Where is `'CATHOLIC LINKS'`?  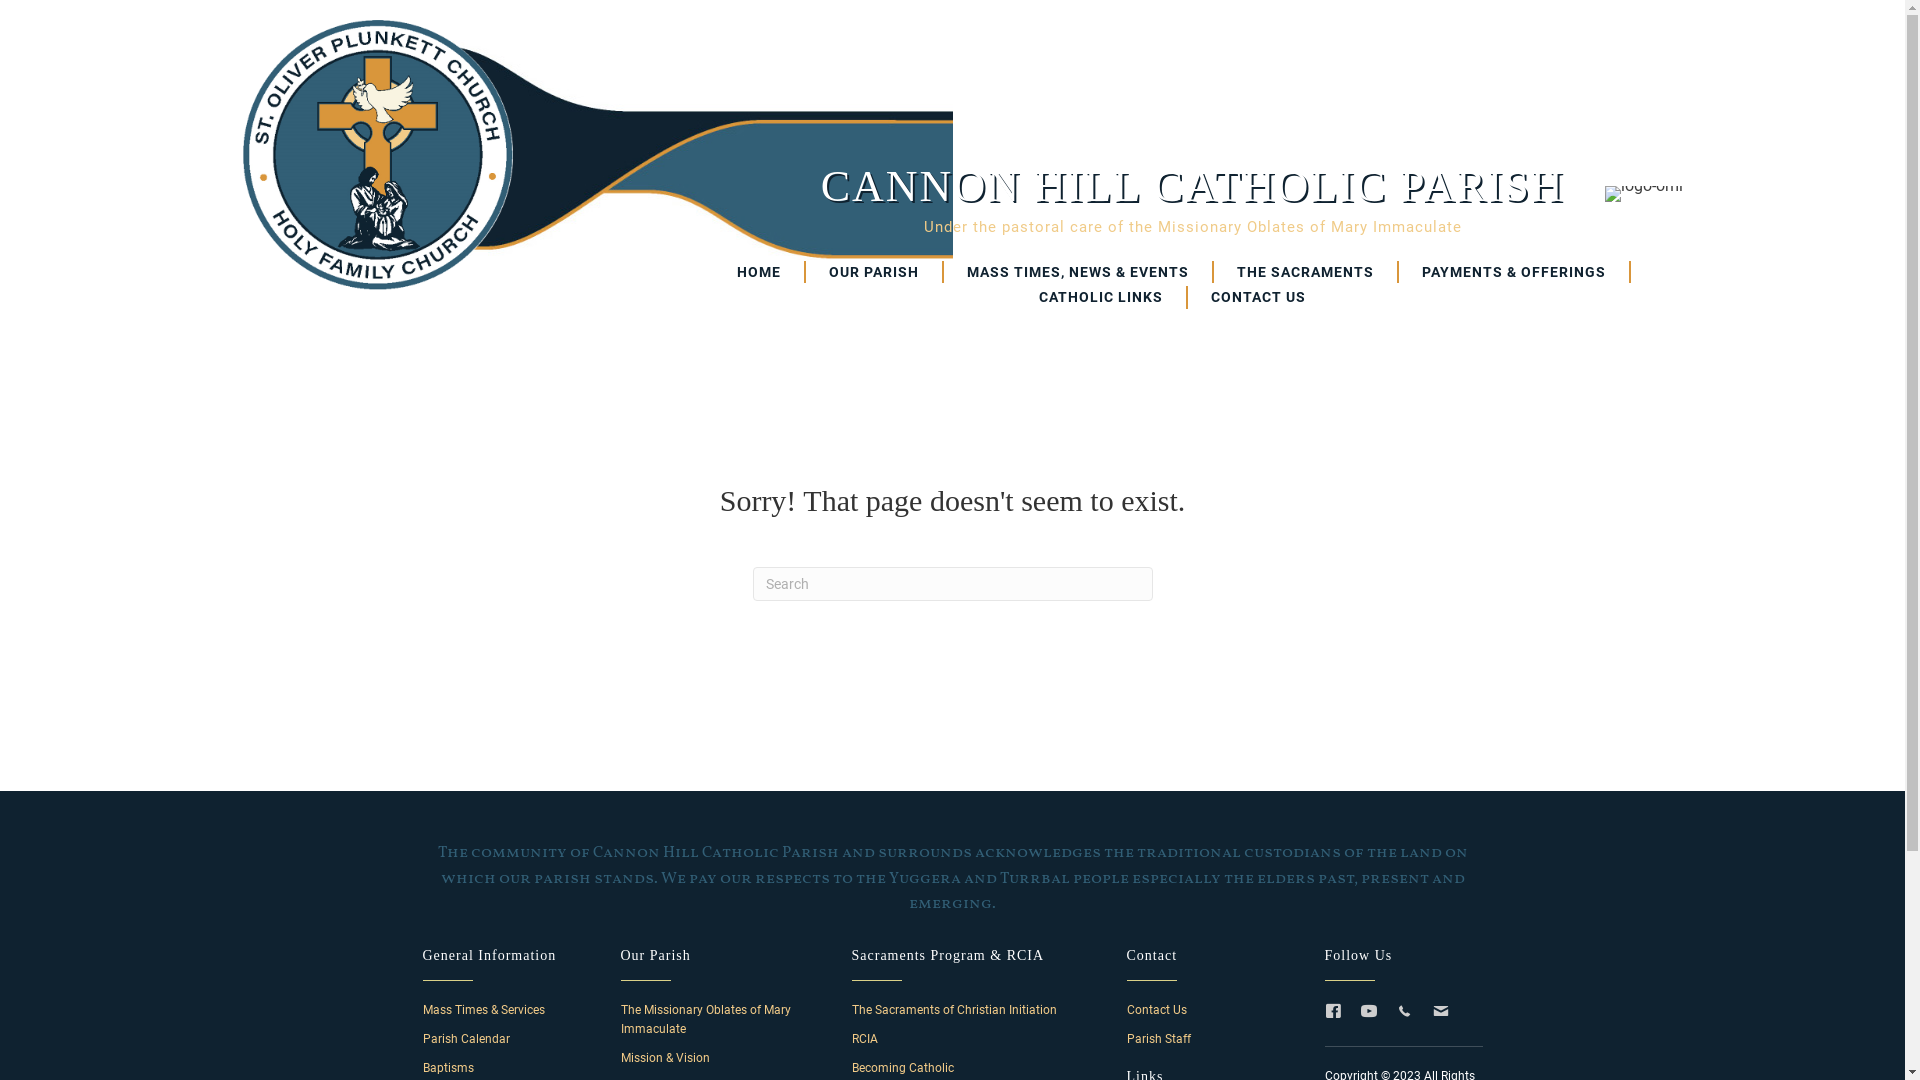 'CATHOLIC LINKS' is located at coordinates (1101, 297).